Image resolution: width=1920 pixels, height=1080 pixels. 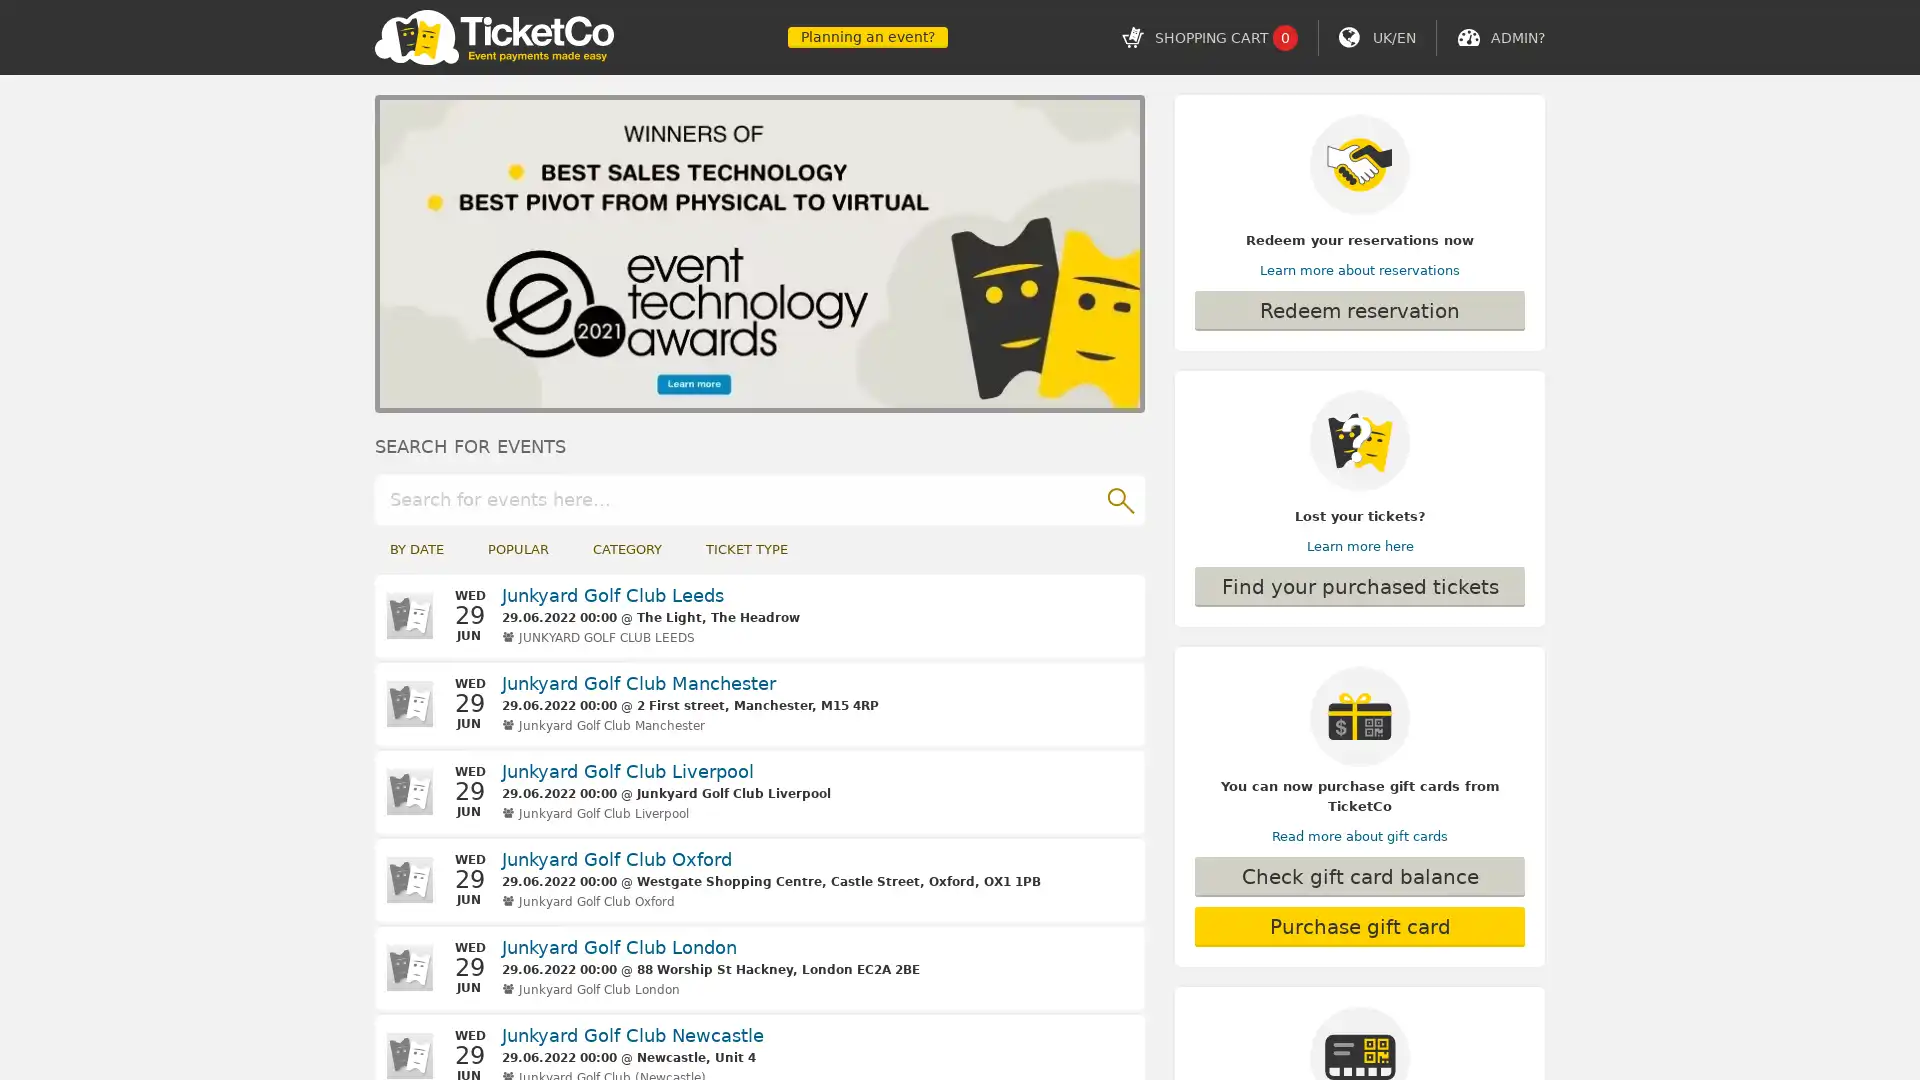 I want to click on UK/EN, so click(x=1393, y=37).